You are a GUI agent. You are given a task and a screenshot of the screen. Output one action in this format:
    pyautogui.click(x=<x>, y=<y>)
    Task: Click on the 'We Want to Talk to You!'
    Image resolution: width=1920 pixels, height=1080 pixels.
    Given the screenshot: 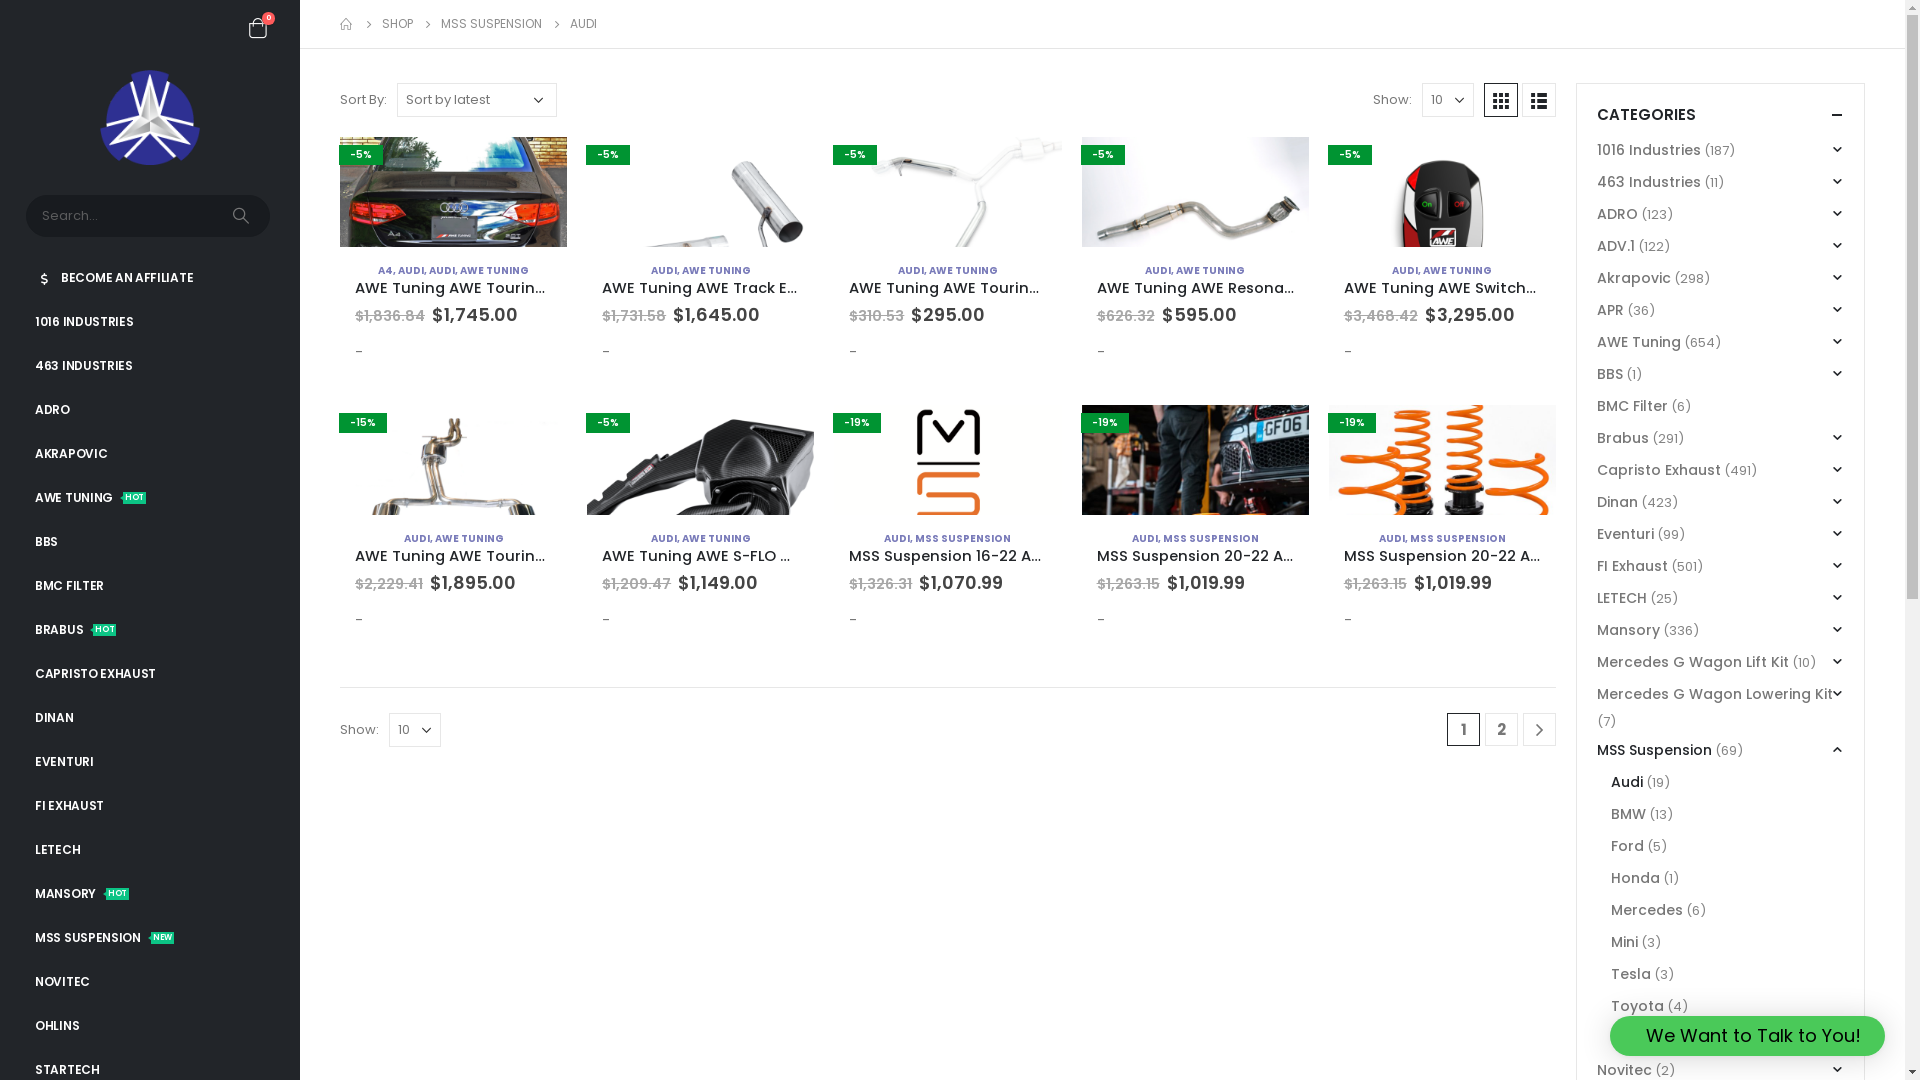 What is the action you would take?
    pyautogui.click(x=1609, y=1035)
    